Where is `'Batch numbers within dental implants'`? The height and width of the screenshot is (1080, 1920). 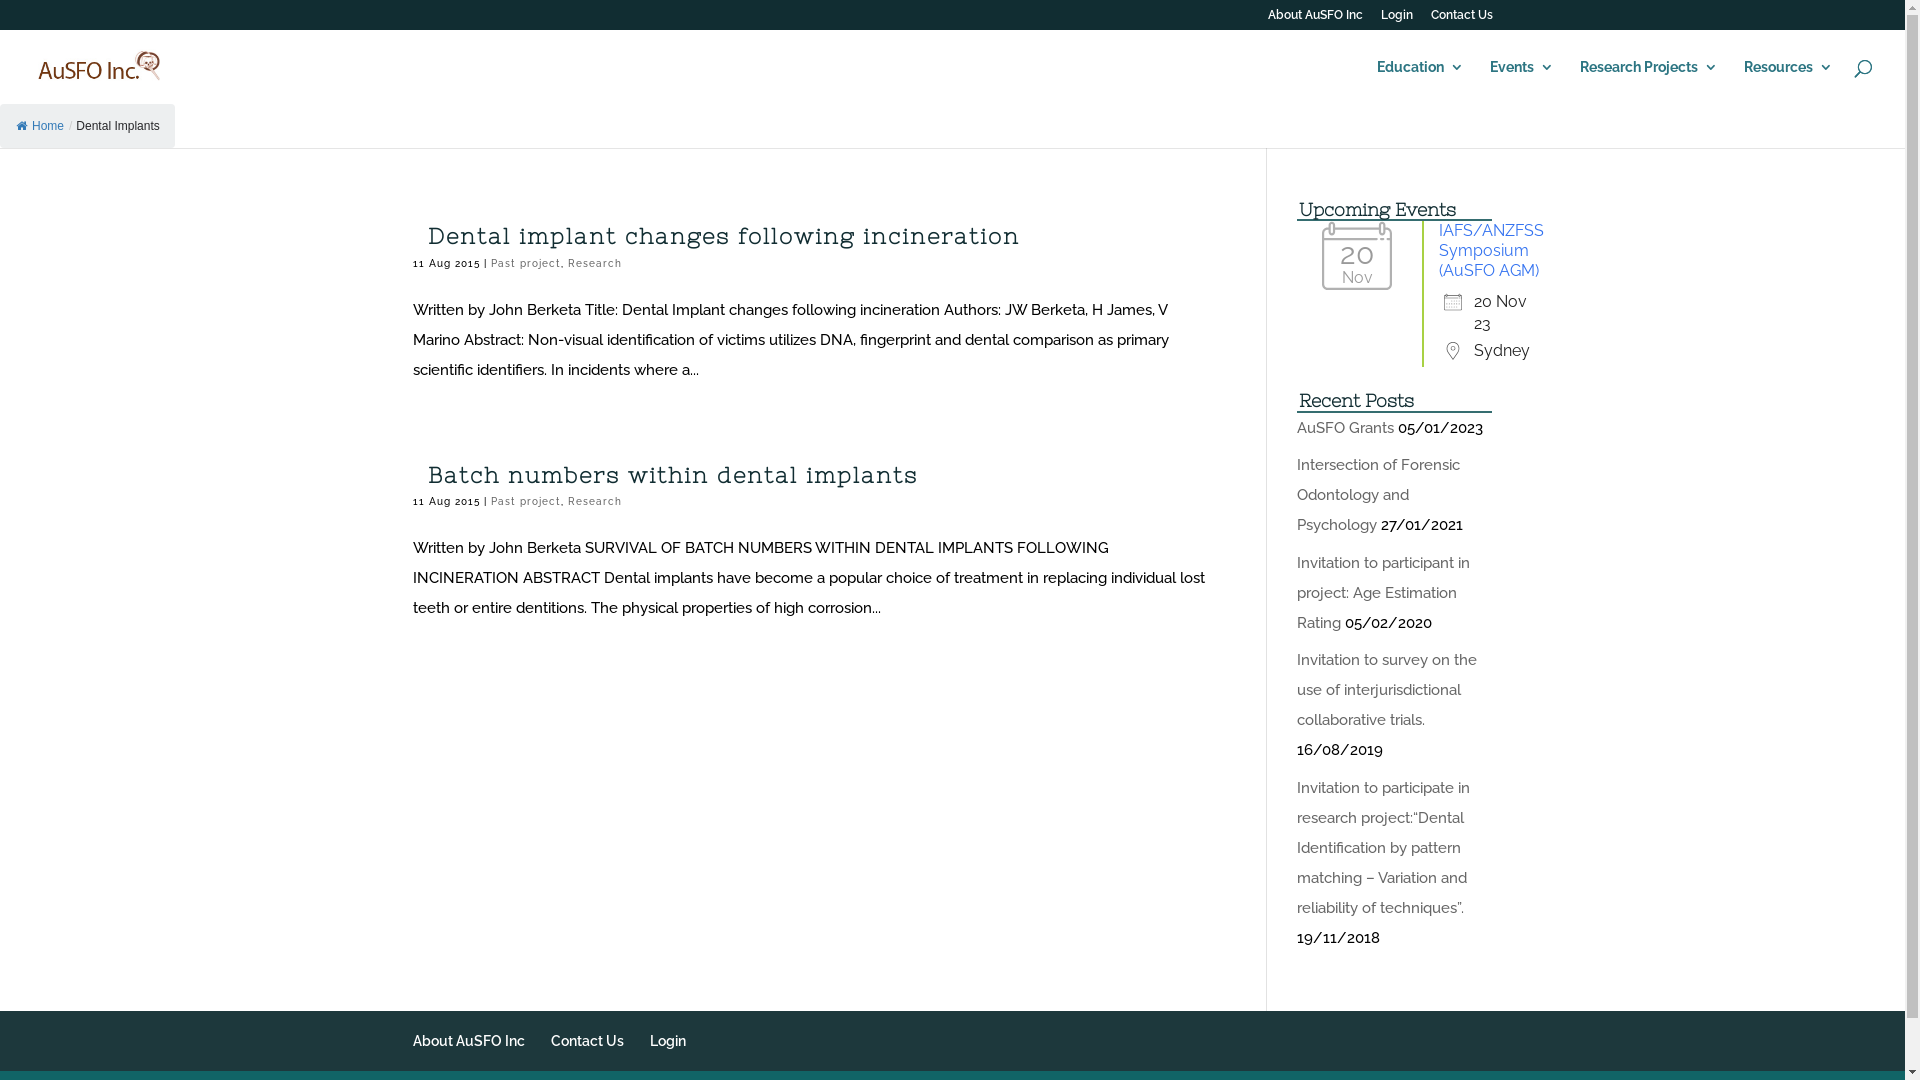 'Batch numbers within dental implants' is located at coordinates (672, 474).